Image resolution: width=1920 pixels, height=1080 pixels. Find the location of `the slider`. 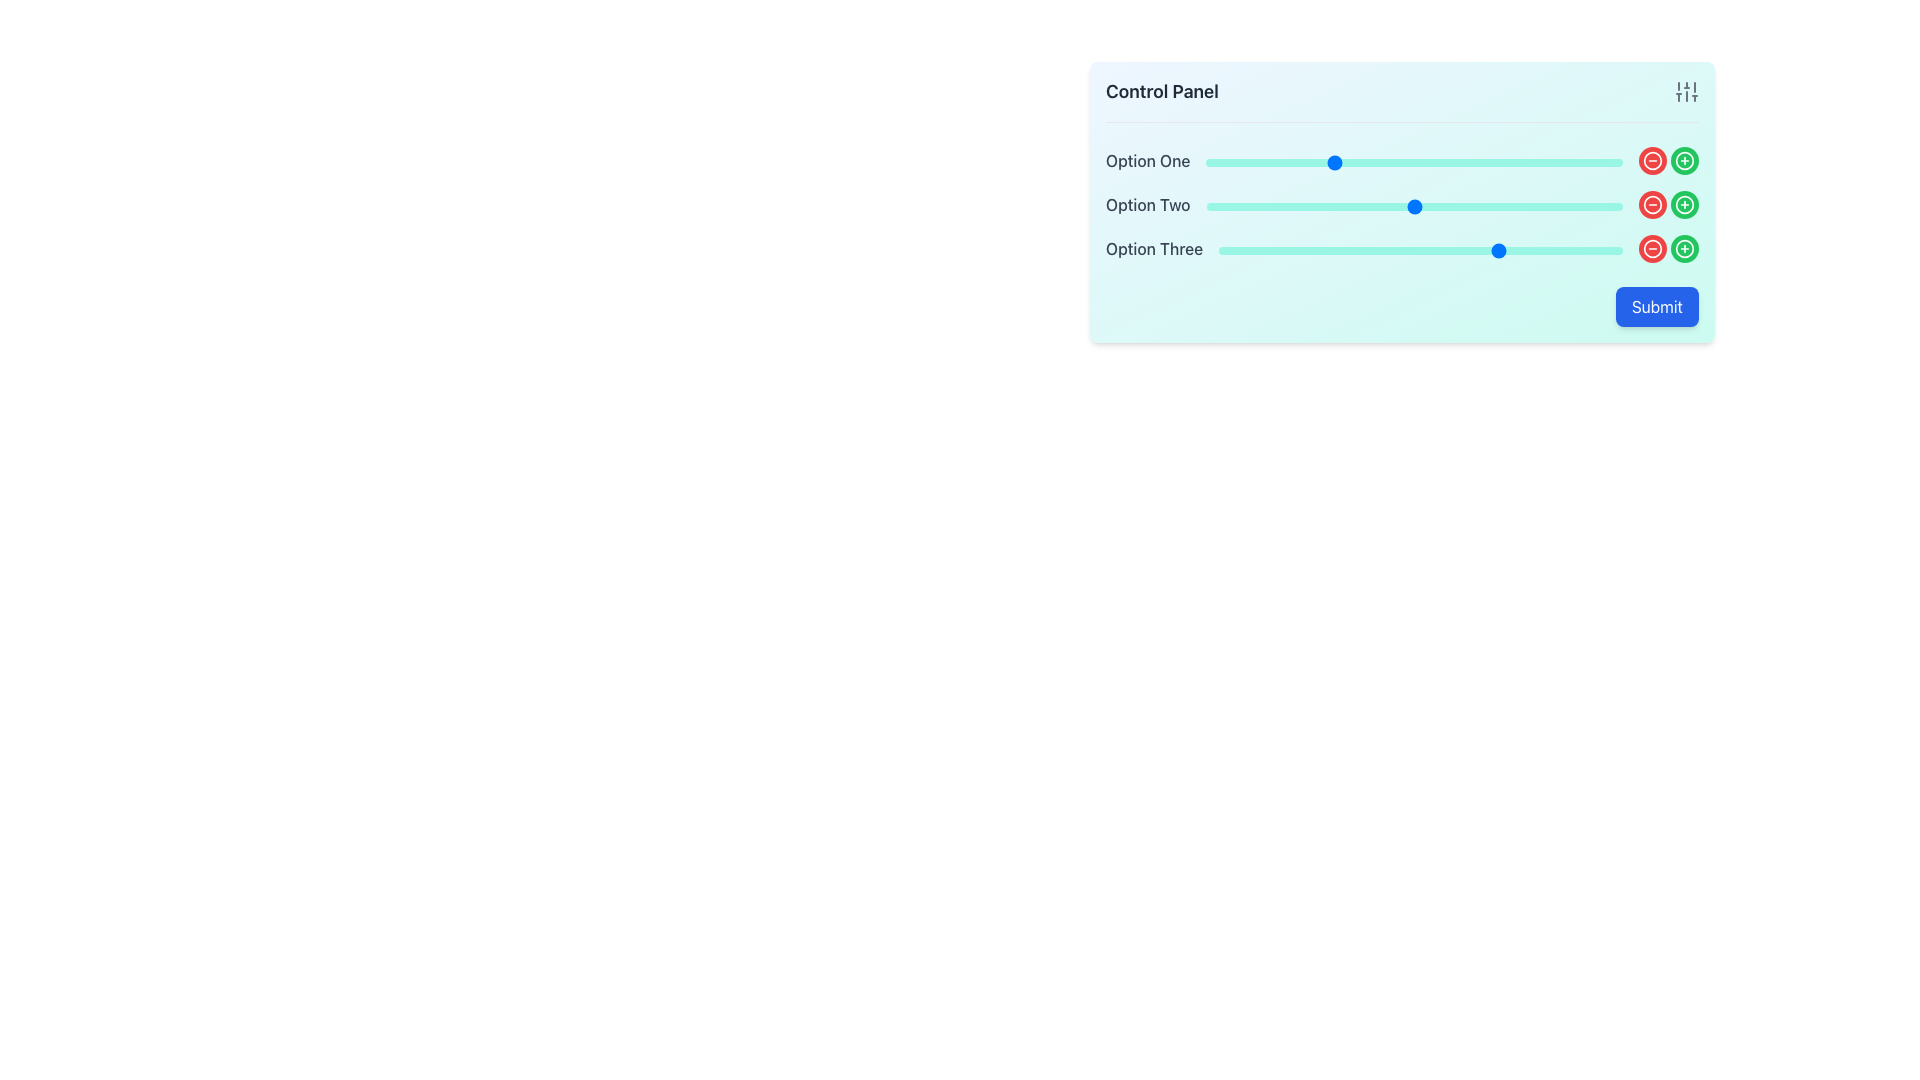

the slider is located at coordinates (1310, 207).